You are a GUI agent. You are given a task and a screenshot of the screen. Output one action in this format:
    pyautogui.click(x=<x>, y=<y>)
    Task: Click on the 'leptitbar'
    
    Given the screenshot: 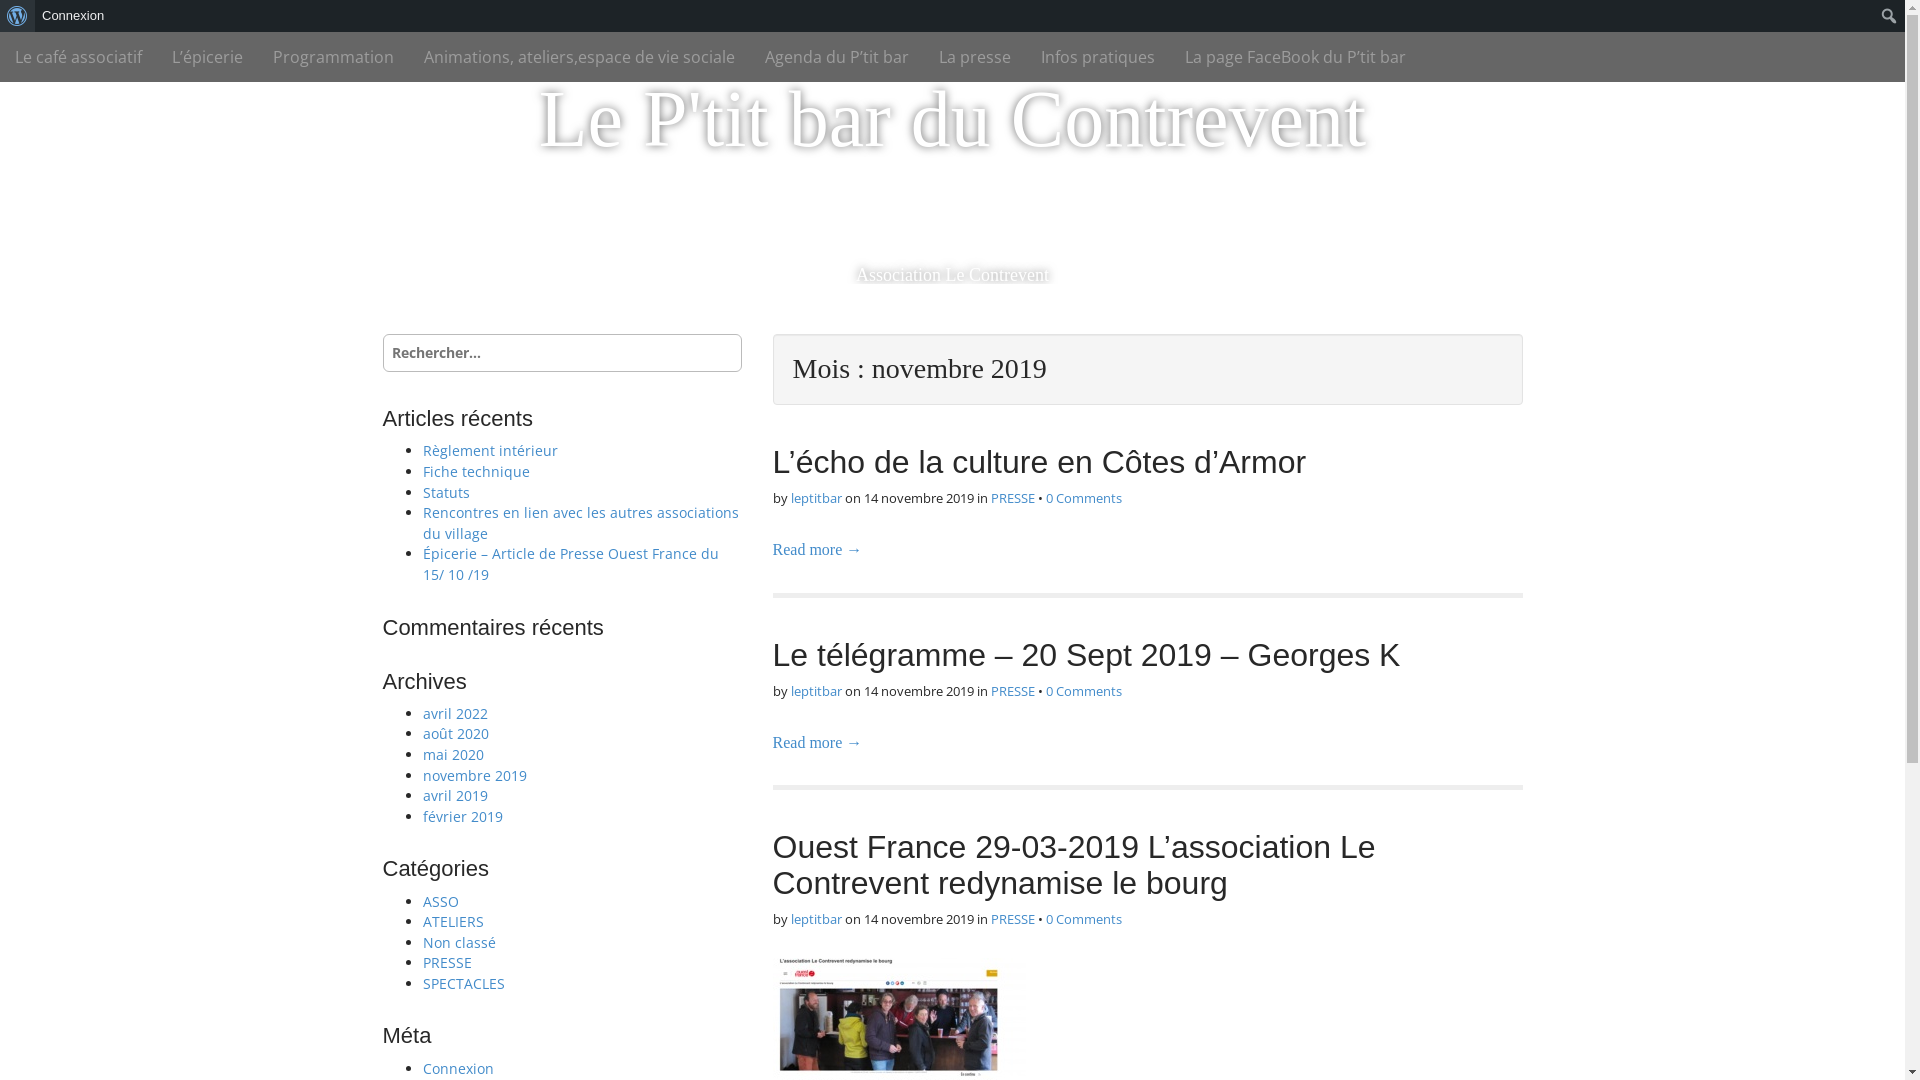 What is the action you would take?
    pyautogui.click(x=815, y=496)
    